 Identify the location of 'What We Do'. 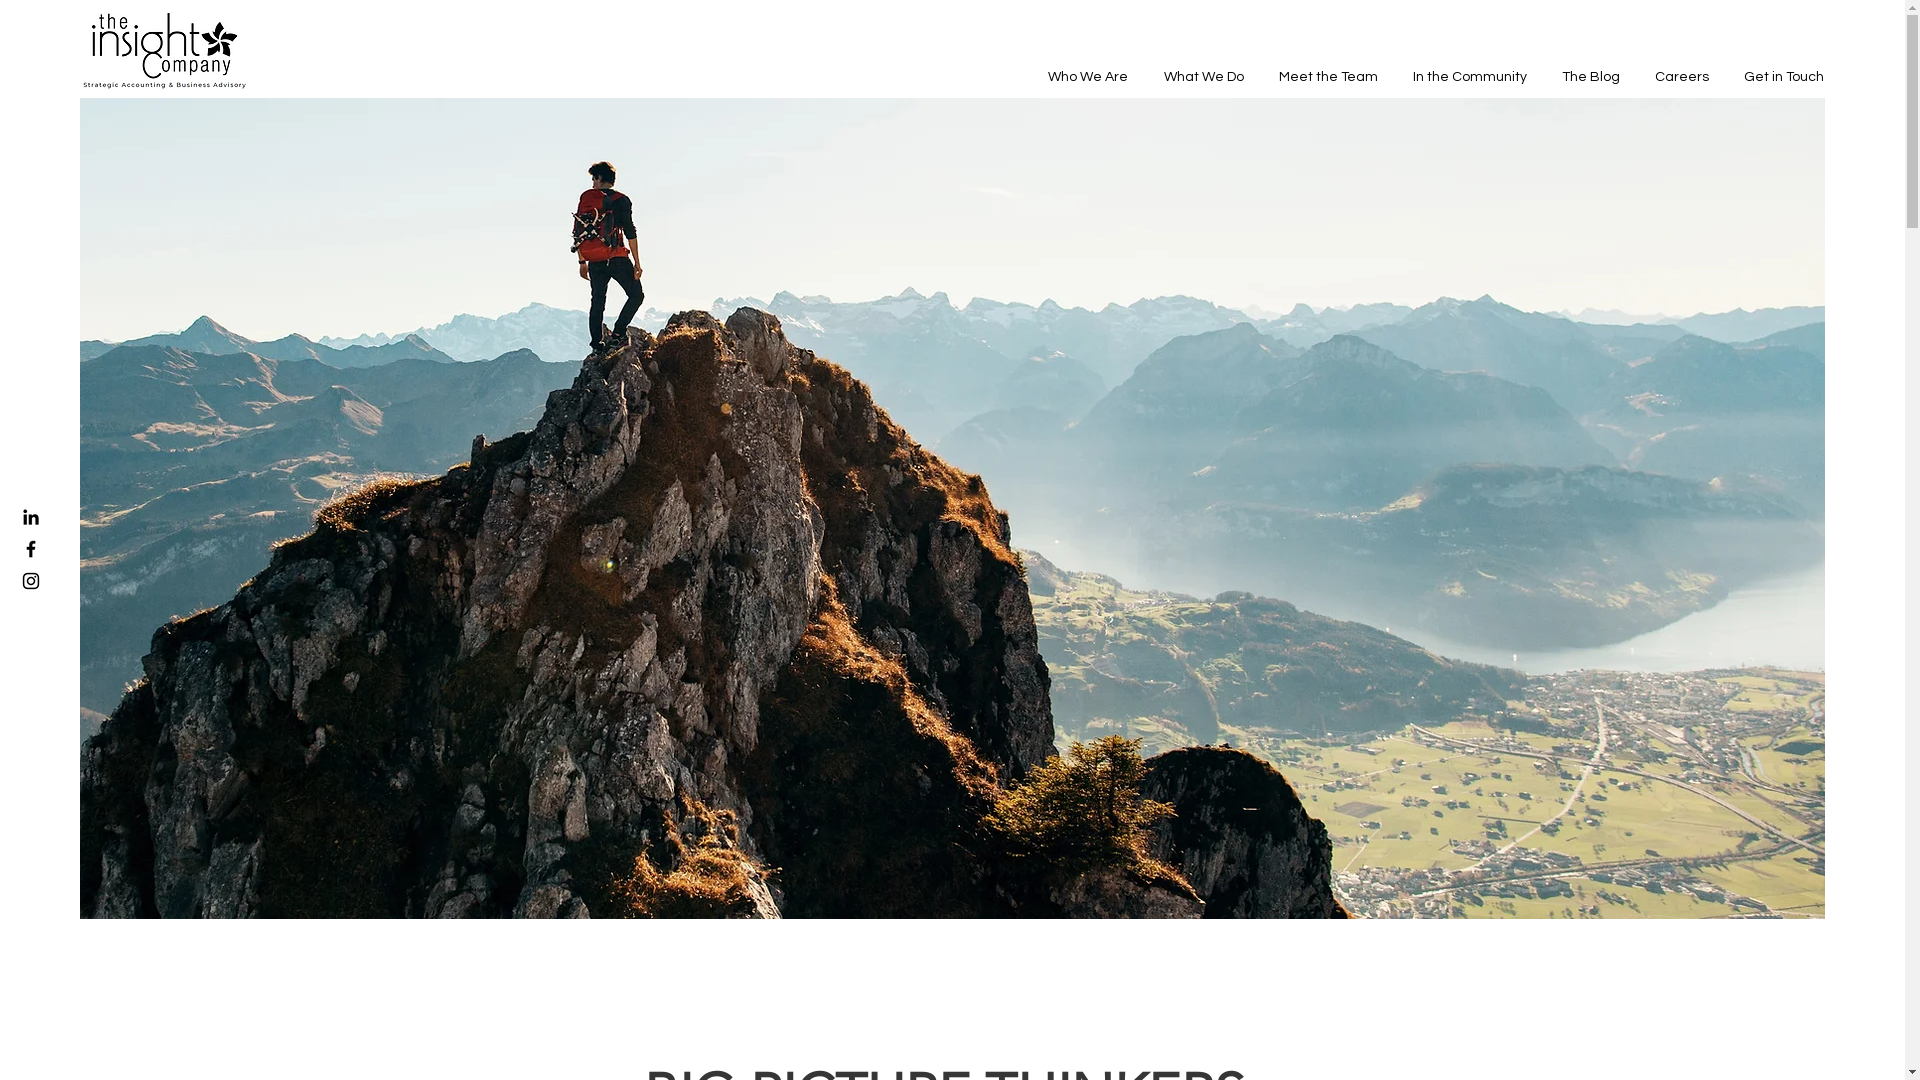
(1200, 76).